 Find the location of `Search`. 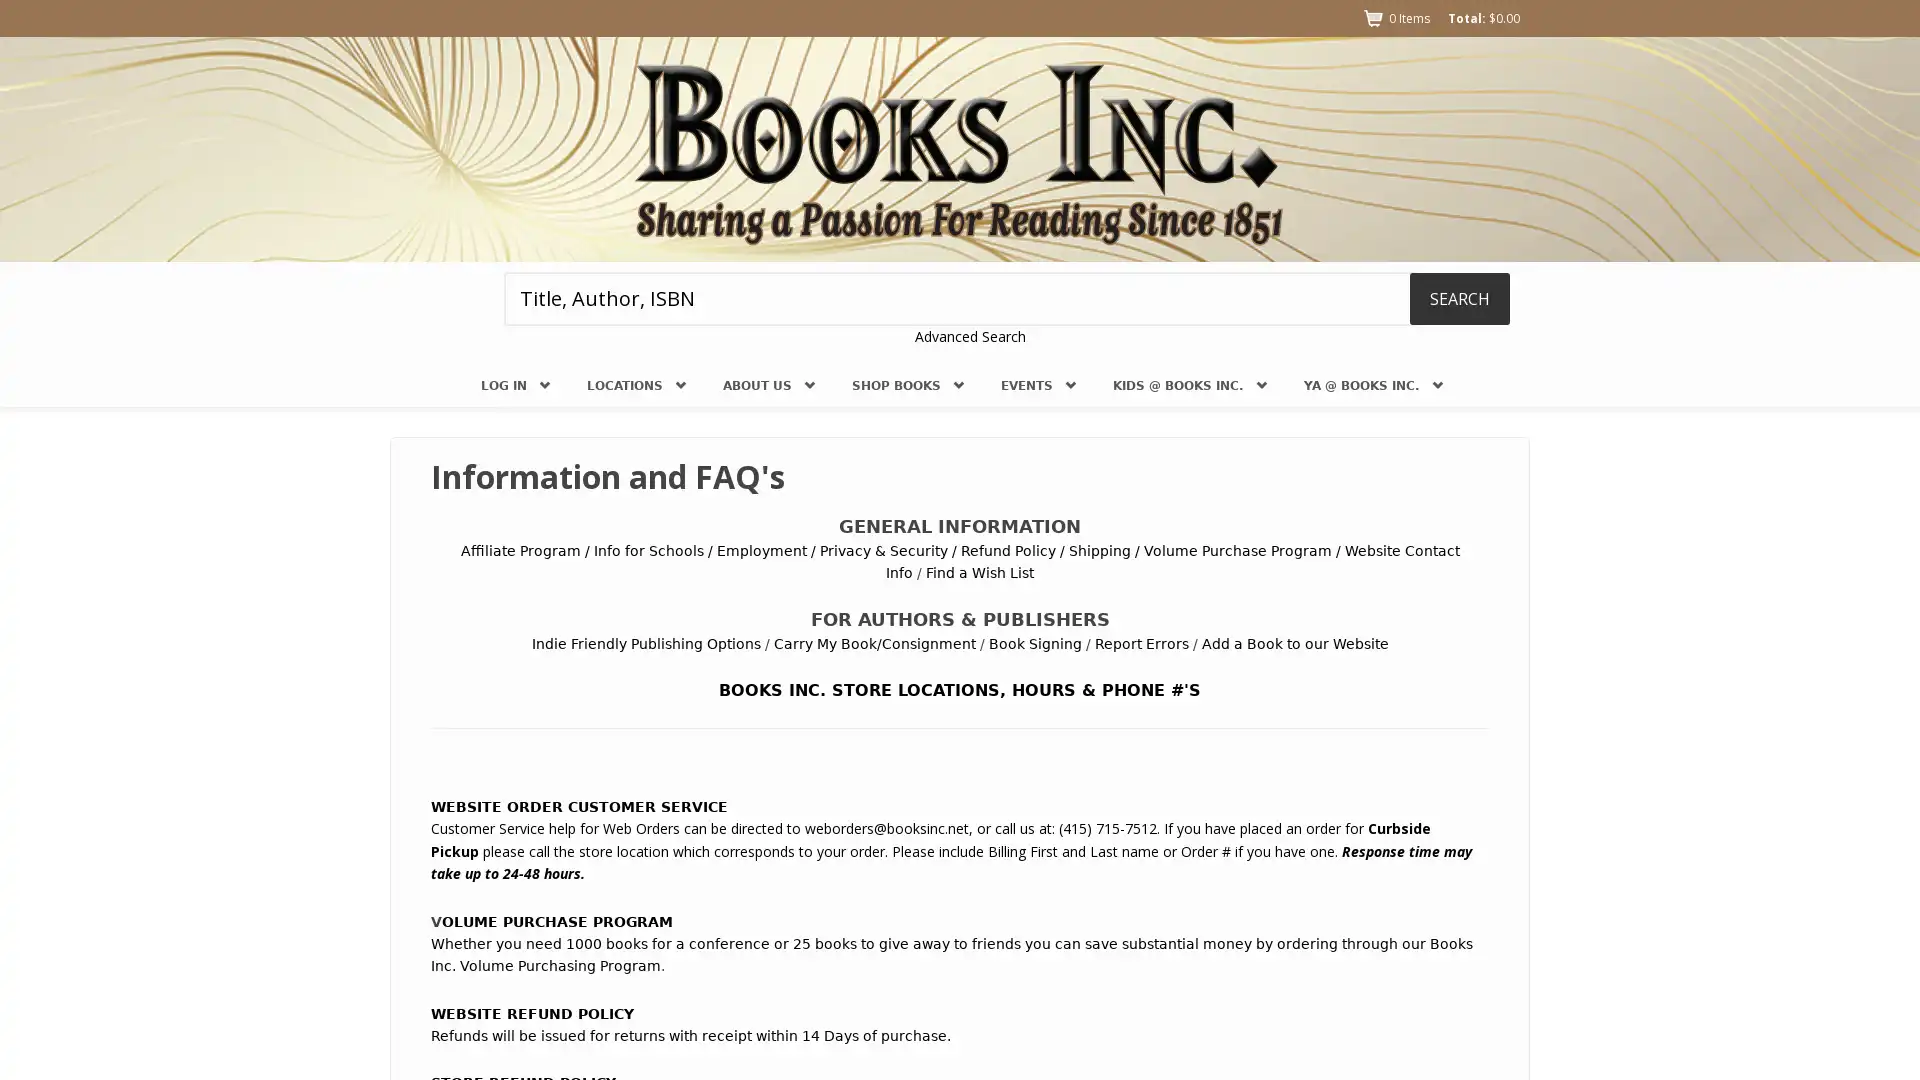

Search is located at coordinates (1459, 297).